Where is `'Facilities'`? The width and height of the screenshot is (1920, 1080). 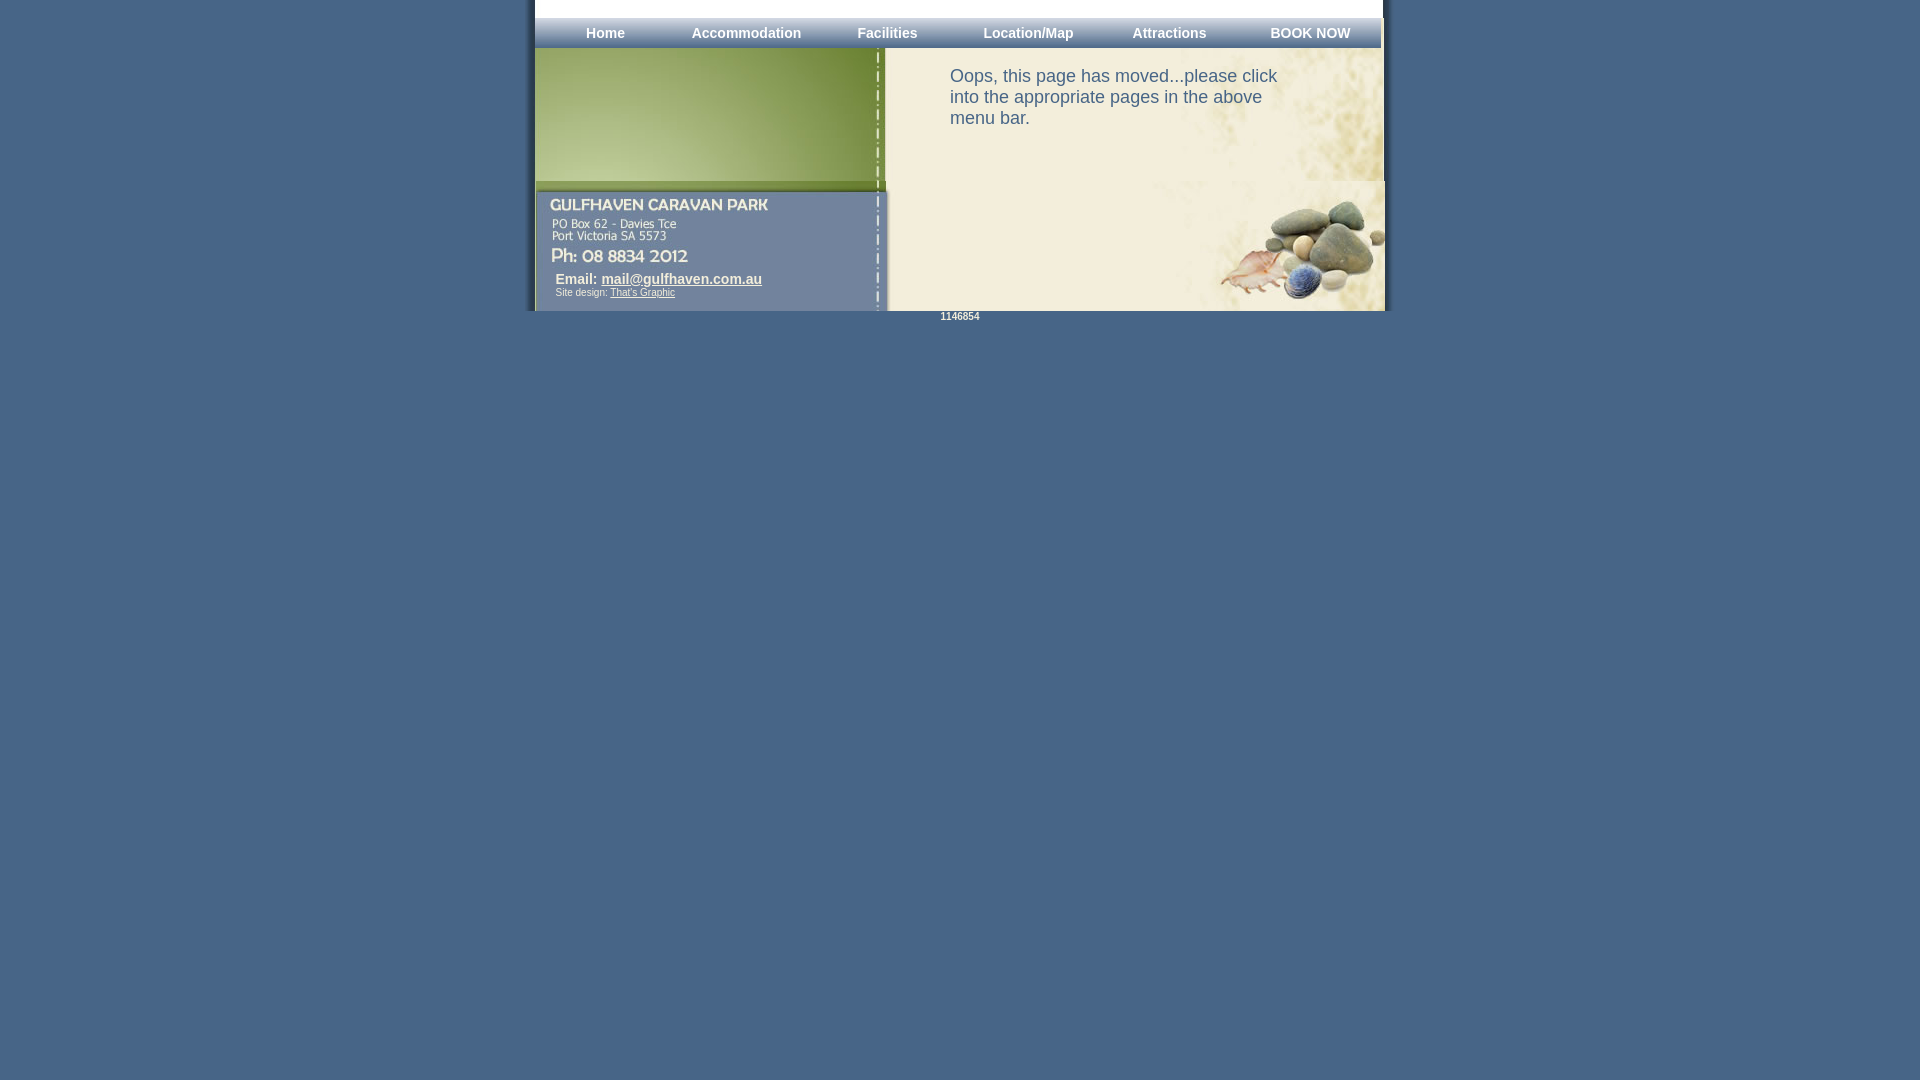 'Facilities' is located at coordinates (886, 33).